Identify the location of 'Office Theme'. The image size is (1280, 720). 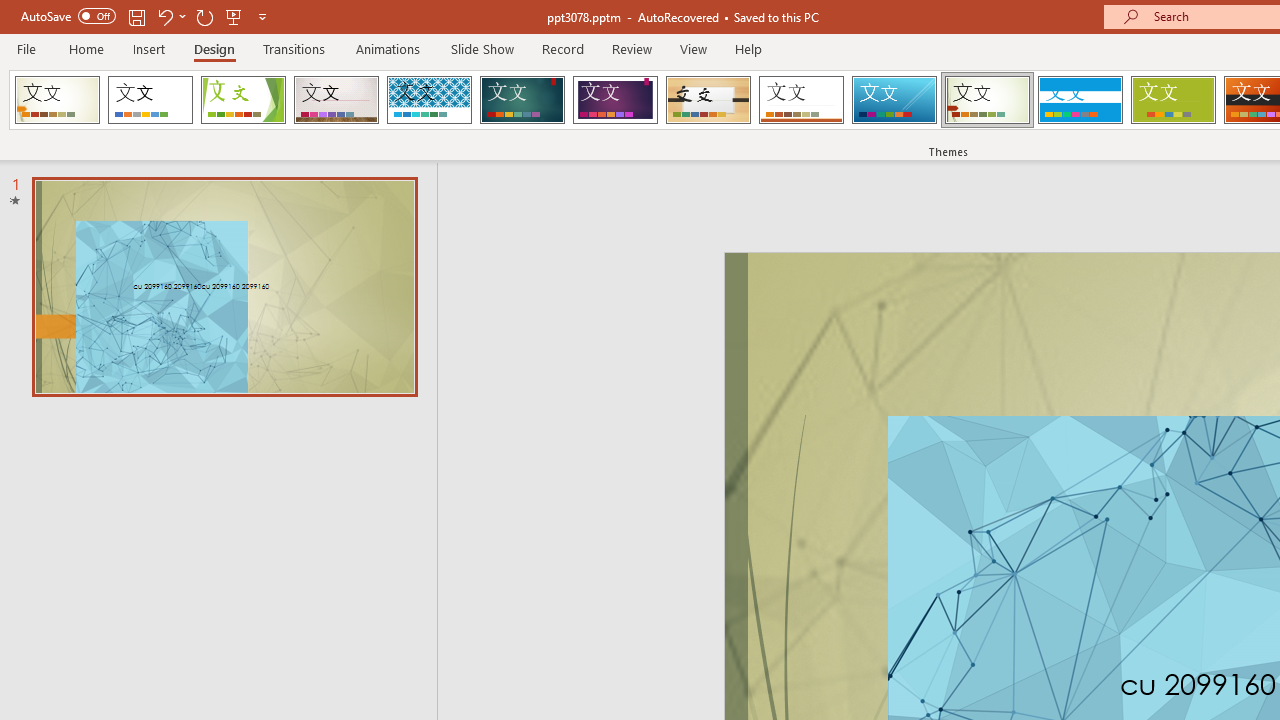
(149, 100).